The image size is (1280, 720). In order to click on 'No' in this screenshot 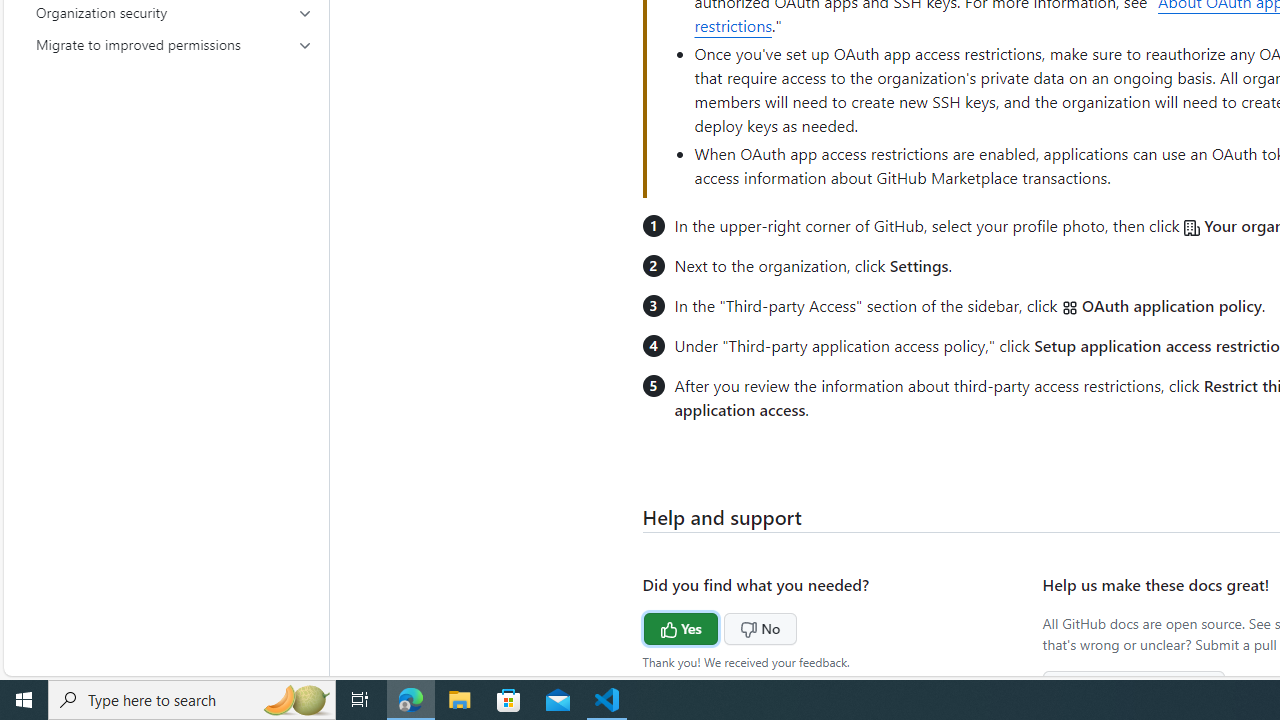, I will do `click(721, 625)`.